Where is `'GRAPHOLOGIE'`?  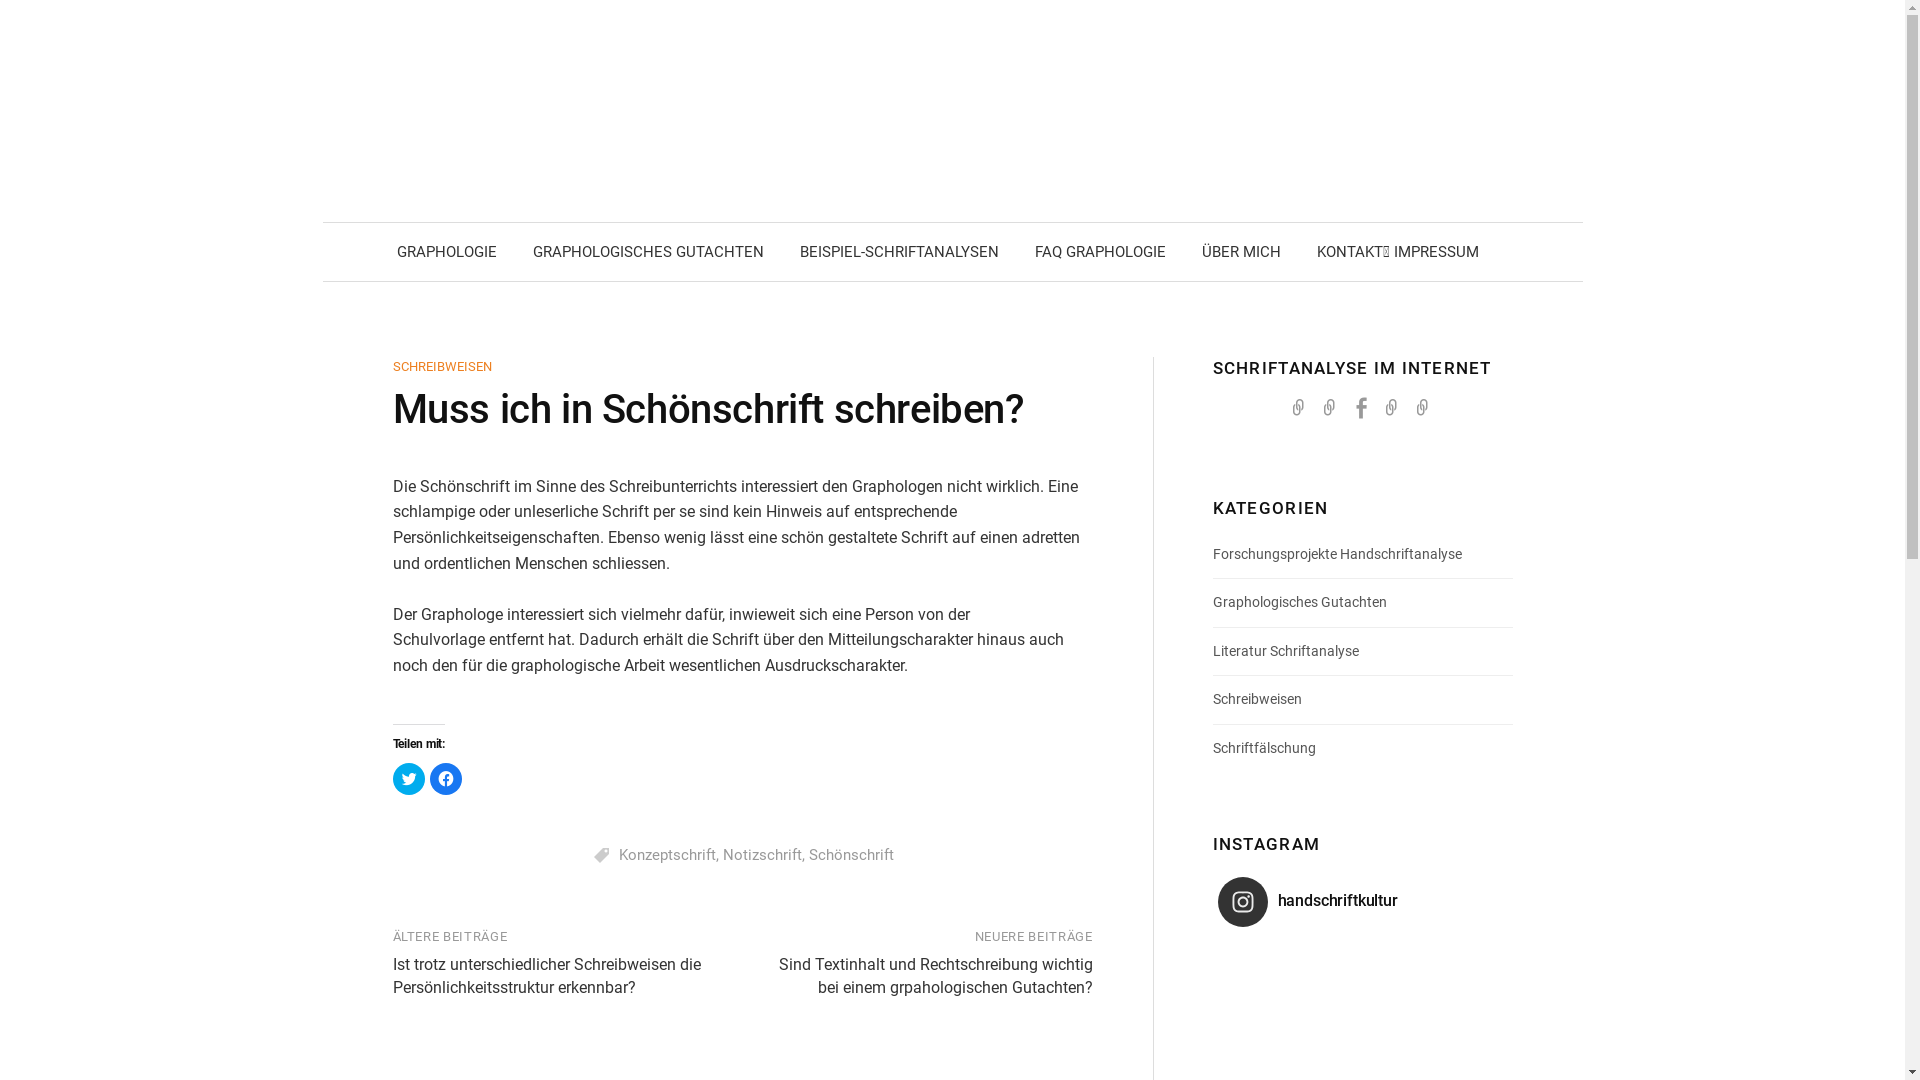 'GRAPHOLOGIE' is located at coordinates (445, 250).